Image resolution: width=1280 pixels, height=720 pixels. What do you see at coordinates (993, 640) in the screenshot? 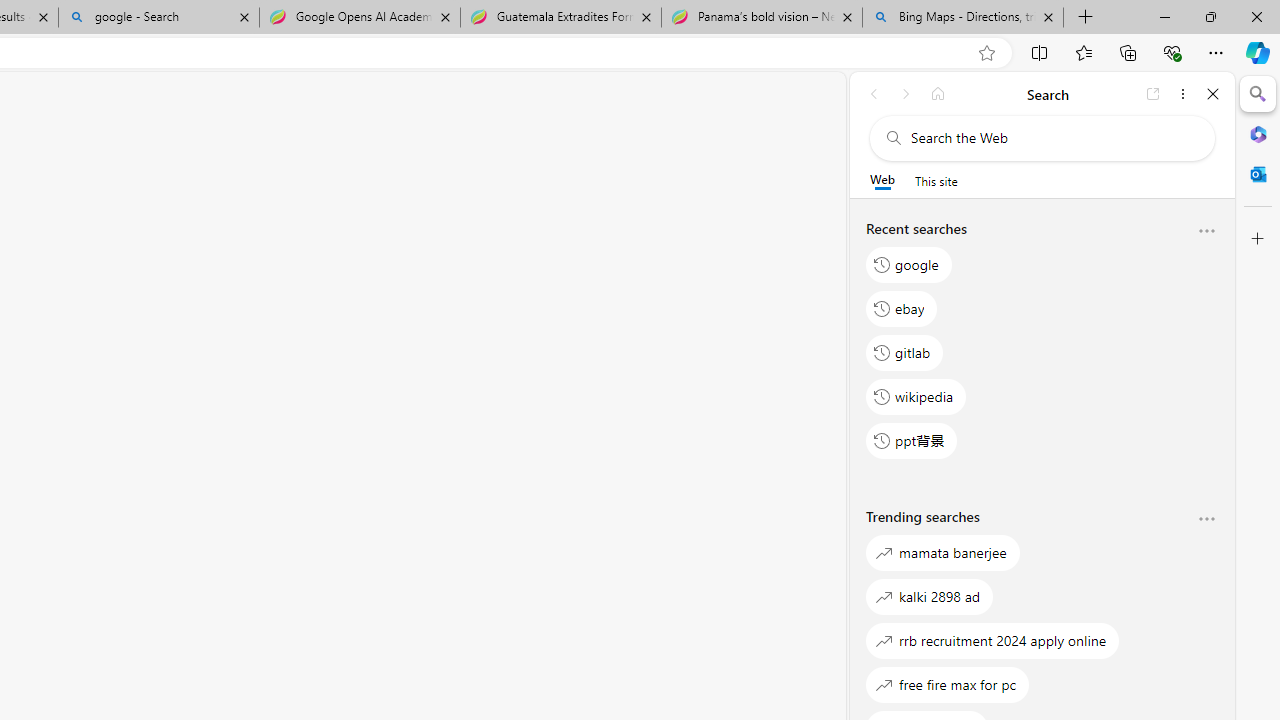
I see `'rrb recruitment 2024 apply online'` at bounding box center [993, 640].